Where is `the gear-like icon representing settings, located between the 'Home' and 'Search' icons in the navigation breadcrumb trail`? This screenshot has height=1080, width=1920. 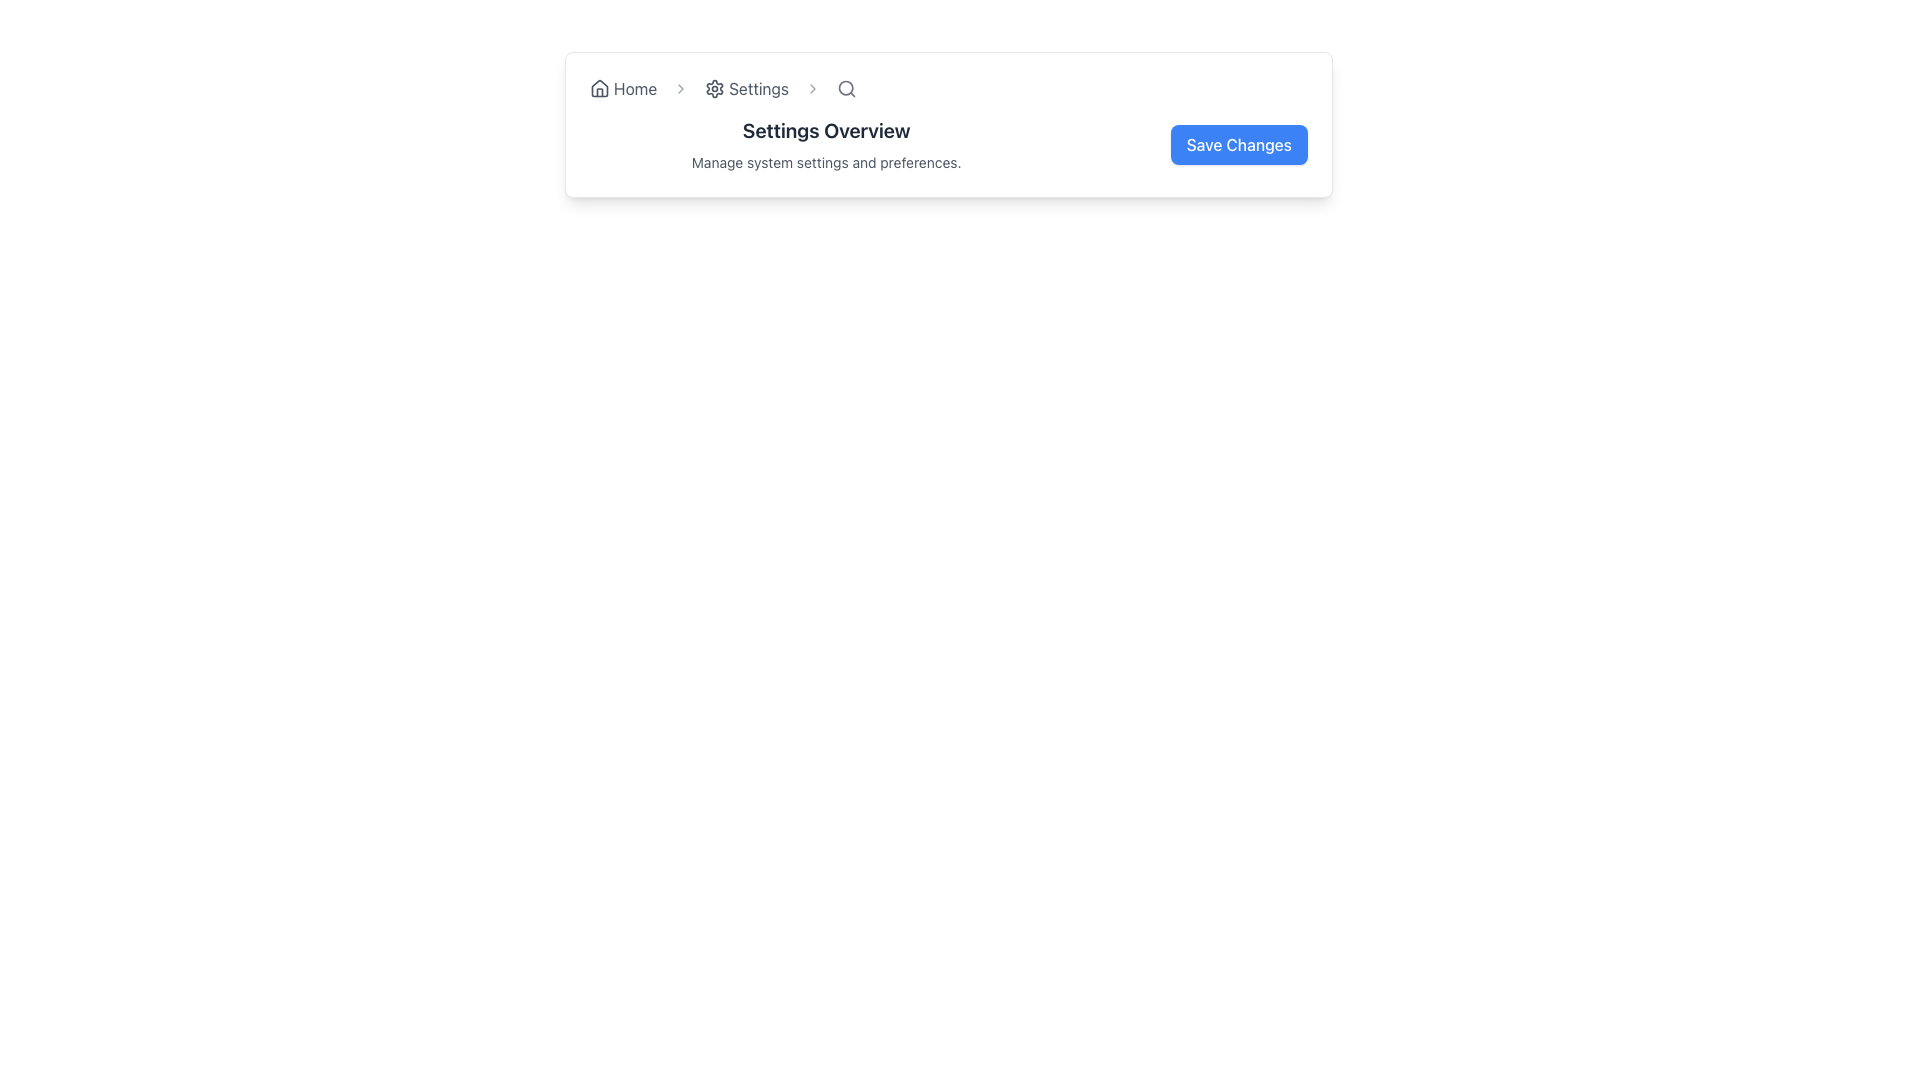
the gear-like icon representing settings, located between the 'Home' and 'Search' icons in the navigation breadcrumb trail is located at coordinates (715, 87).